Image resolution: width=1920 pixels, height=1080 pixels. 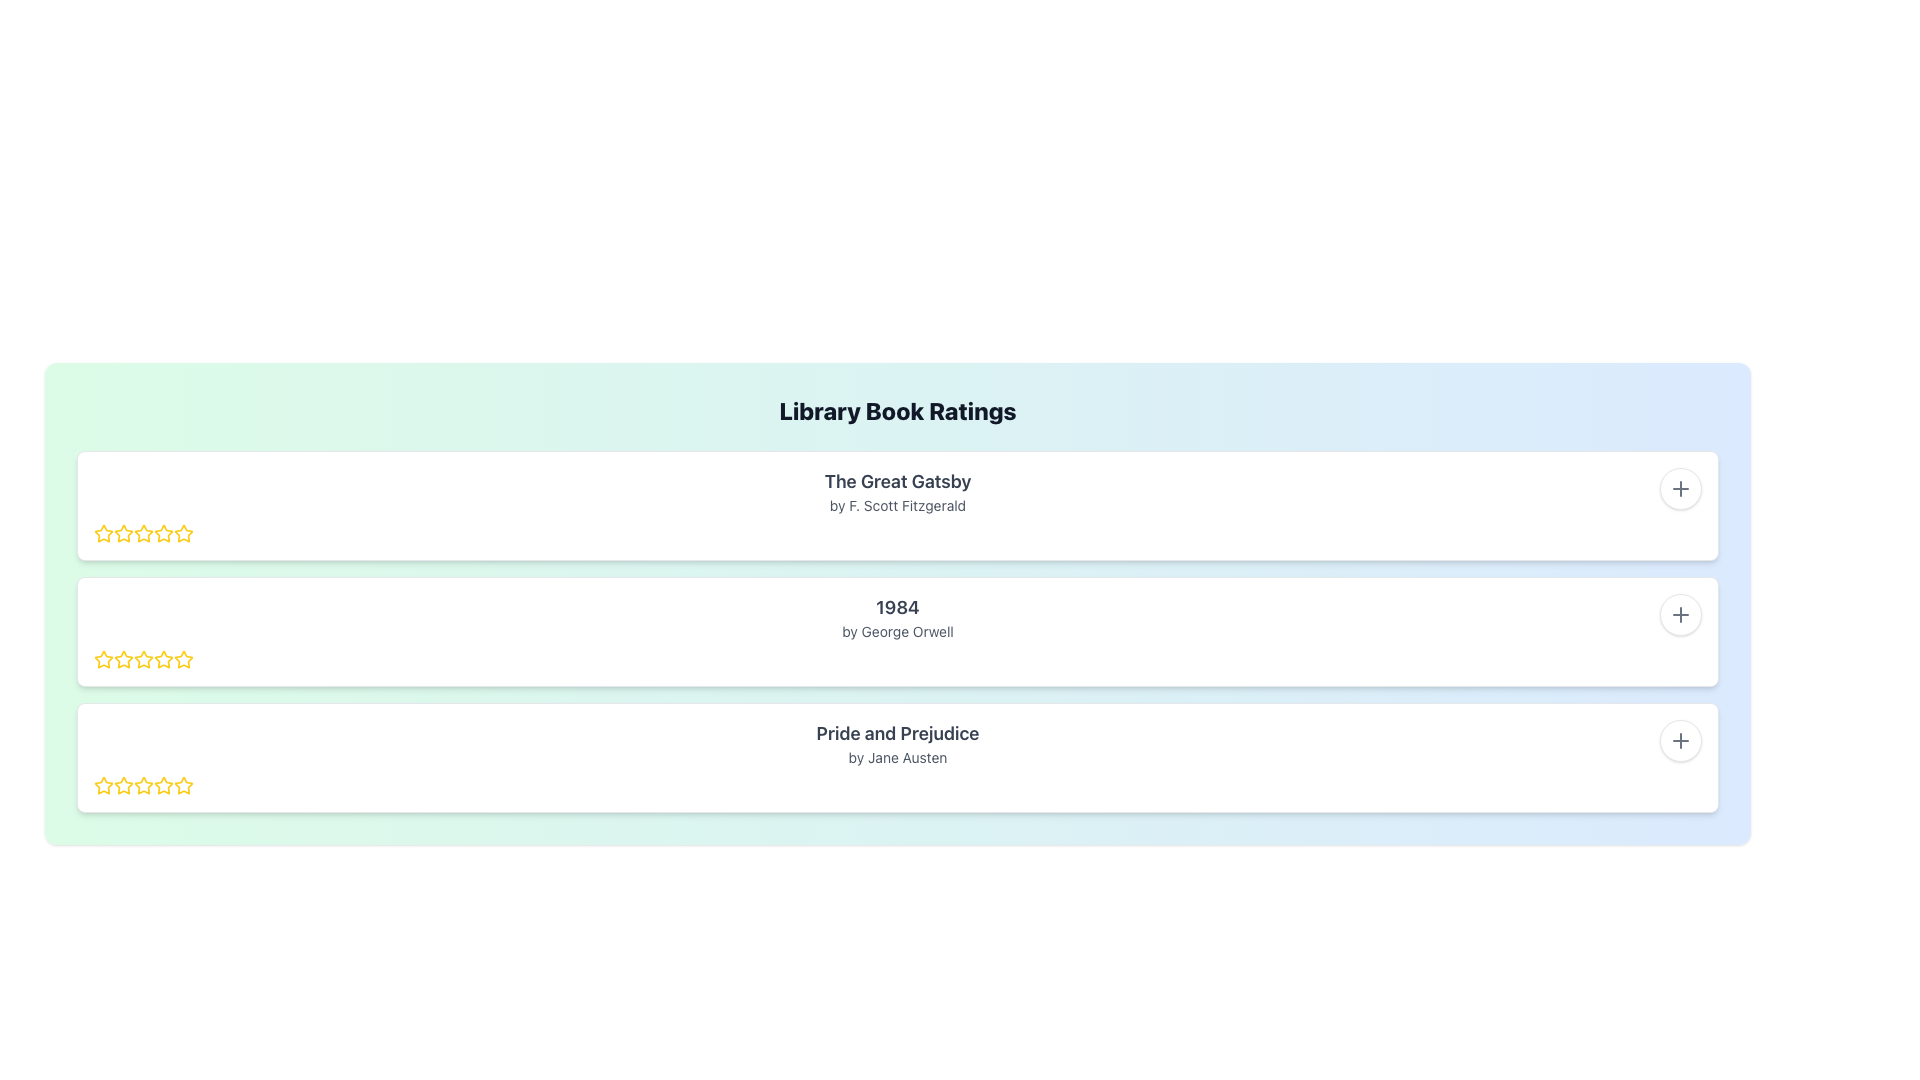 I want to click on the second star in the rating indicator for the book 'Pride and Prejudice', so click(x=163, y=784).